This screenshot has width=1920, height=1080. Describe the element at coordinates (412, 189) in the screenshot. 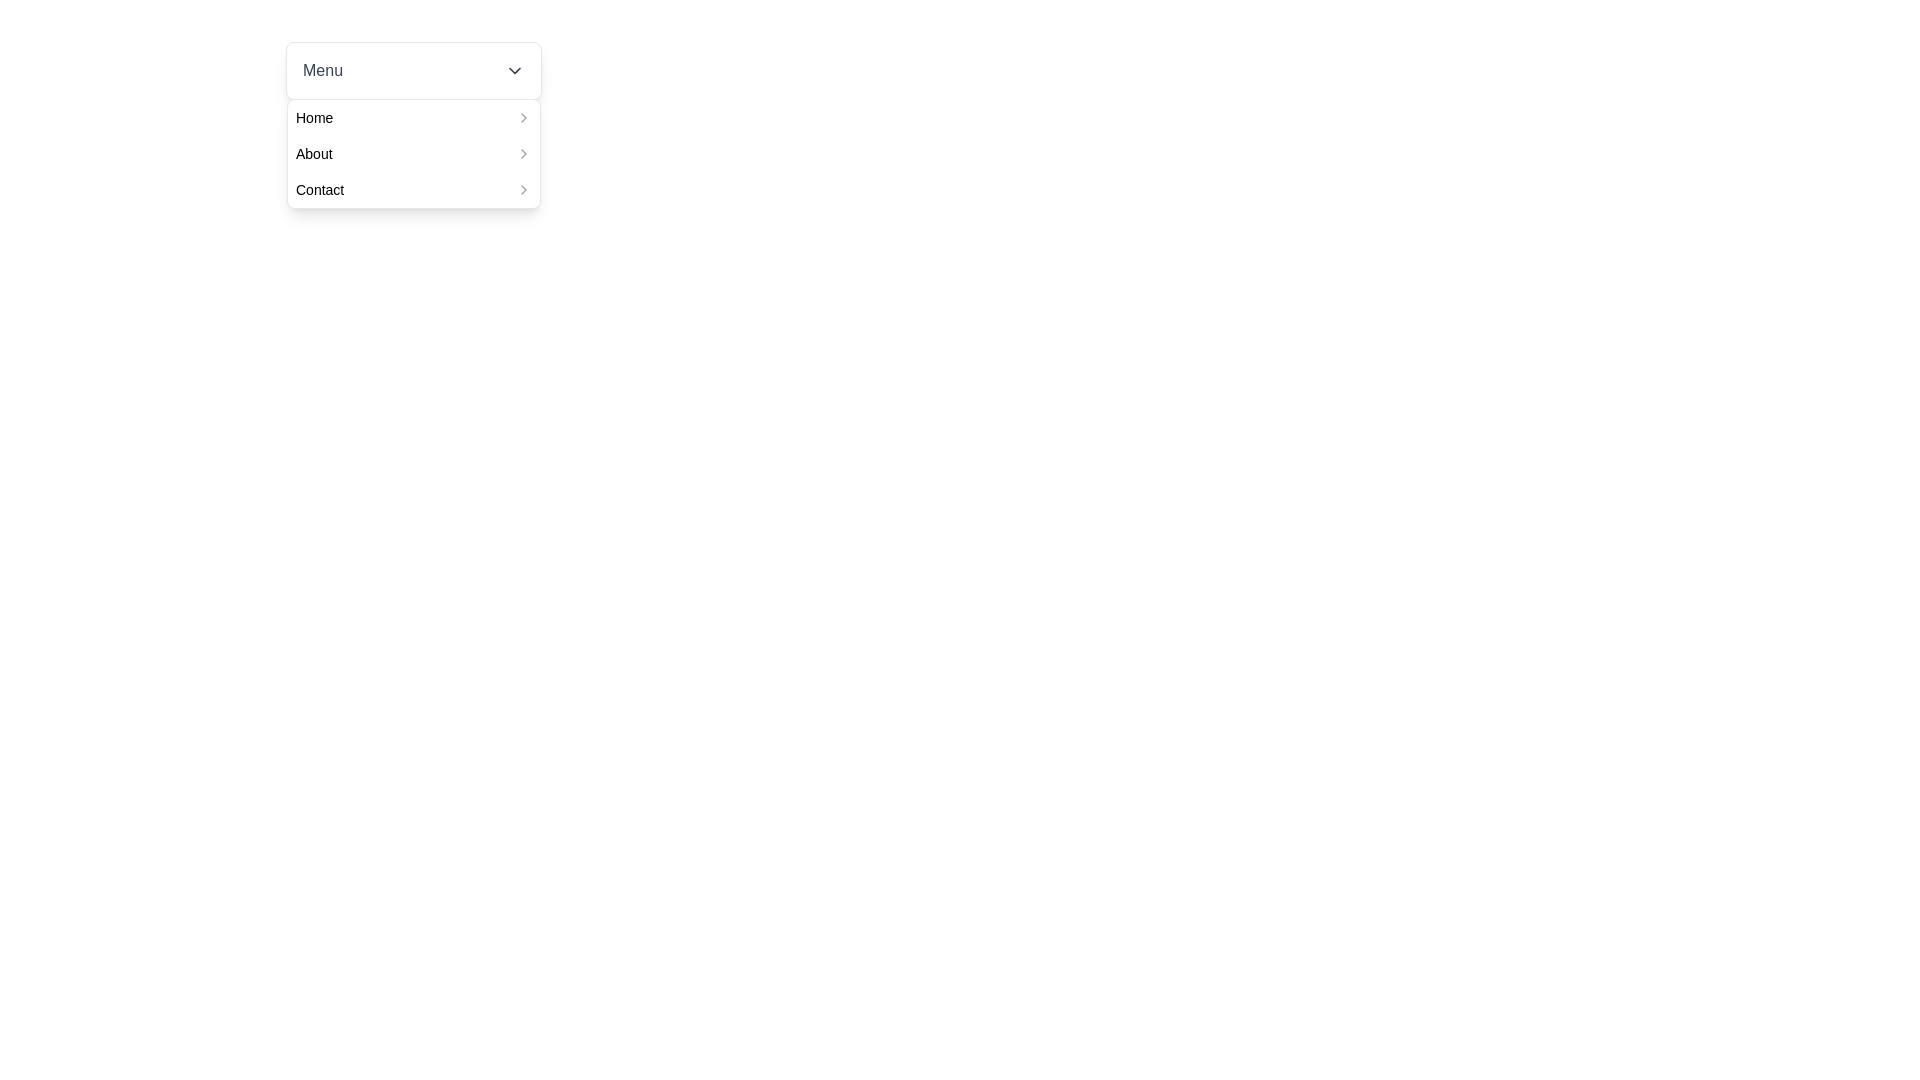

I see `the third item in the dropdown menu labeled 'Contact'` at that location.